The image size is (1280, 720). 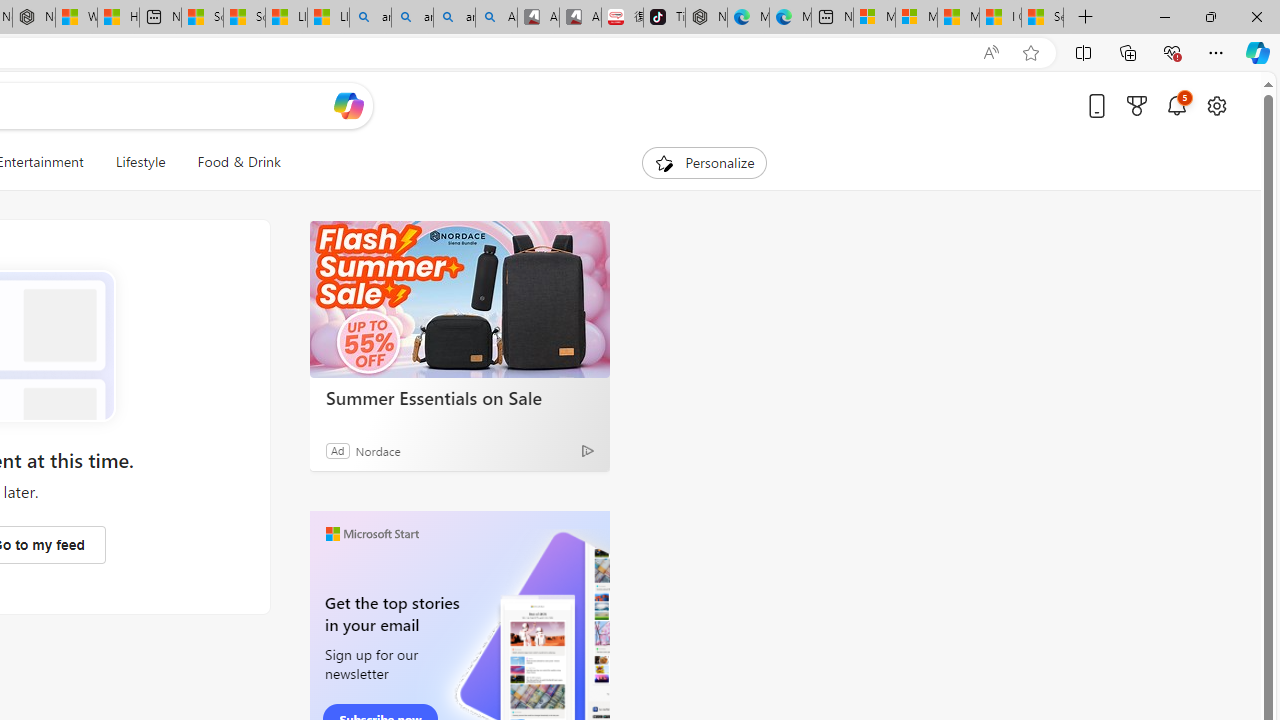 I want to click on 'All Cubot phones', so click(x=579, y=17).